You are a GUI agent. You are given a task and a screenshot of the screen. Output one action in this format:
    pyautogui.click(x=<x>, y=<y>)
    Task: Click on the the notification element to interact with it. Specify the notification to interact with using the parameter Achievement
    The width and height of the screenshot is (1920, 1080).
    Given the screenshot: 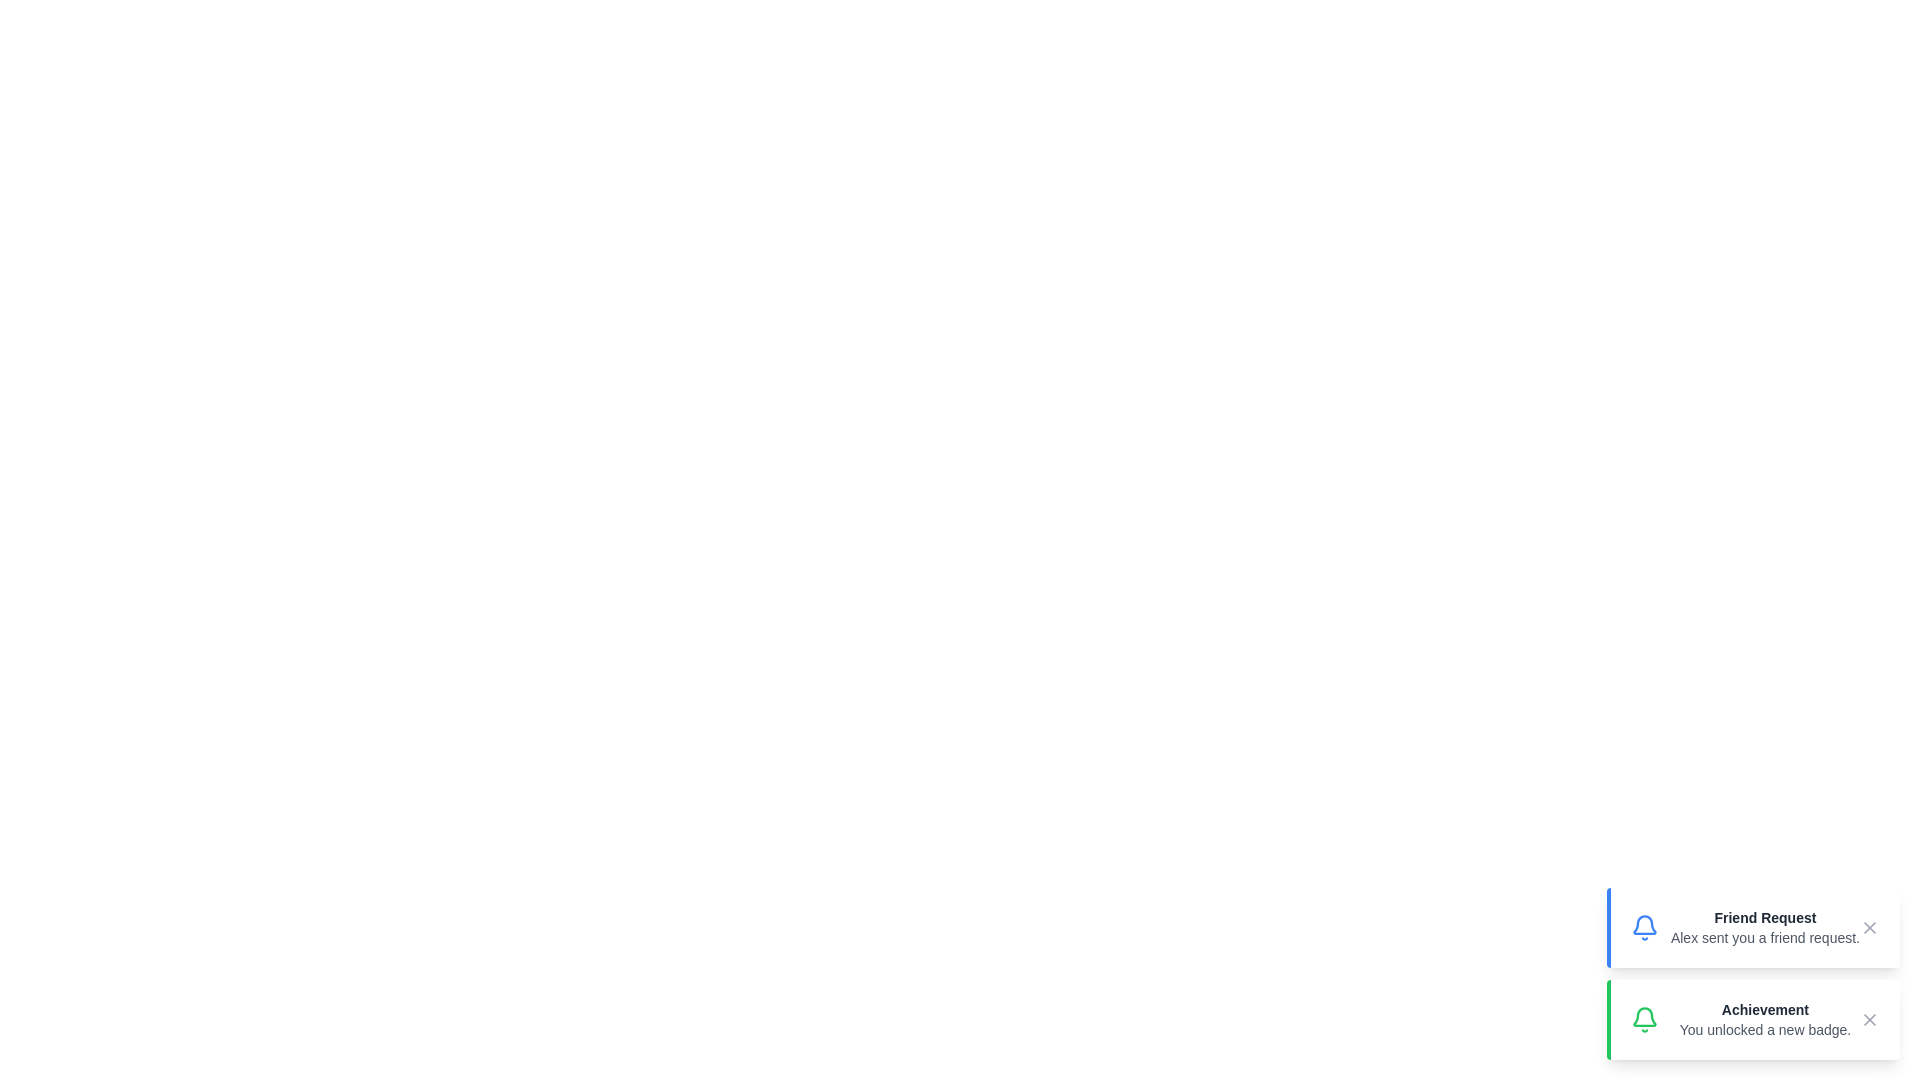 What is the action you would take?
    pyautogui.click(x=1752, y=1019)
    